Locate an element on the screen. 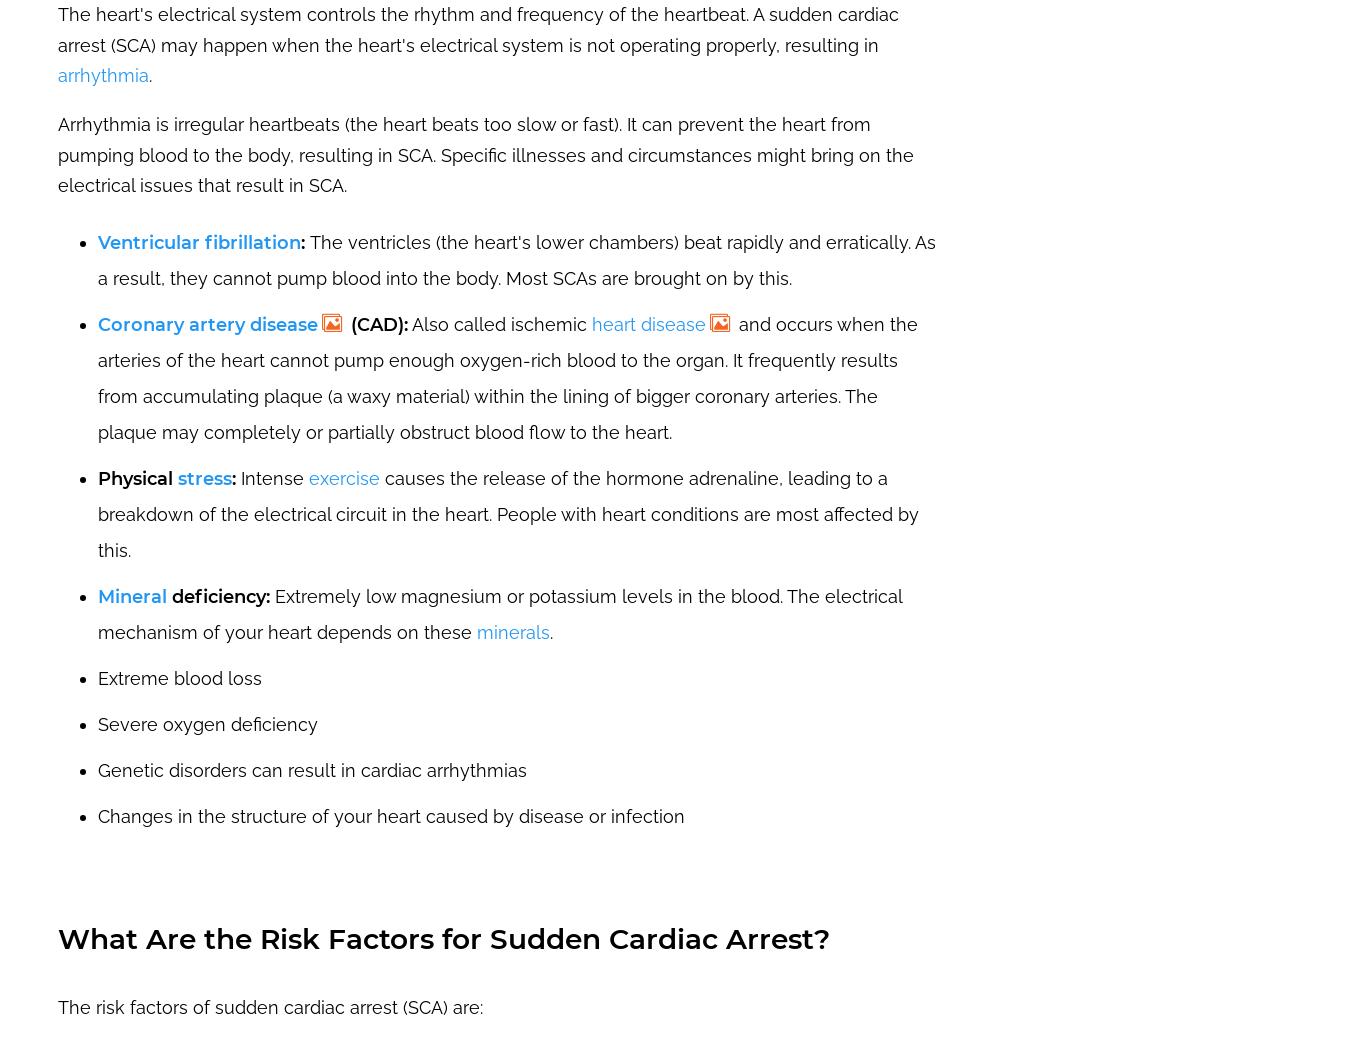 This screenshot has height=1043, width=1366. 'stress' is located at coordinates (204, 477).